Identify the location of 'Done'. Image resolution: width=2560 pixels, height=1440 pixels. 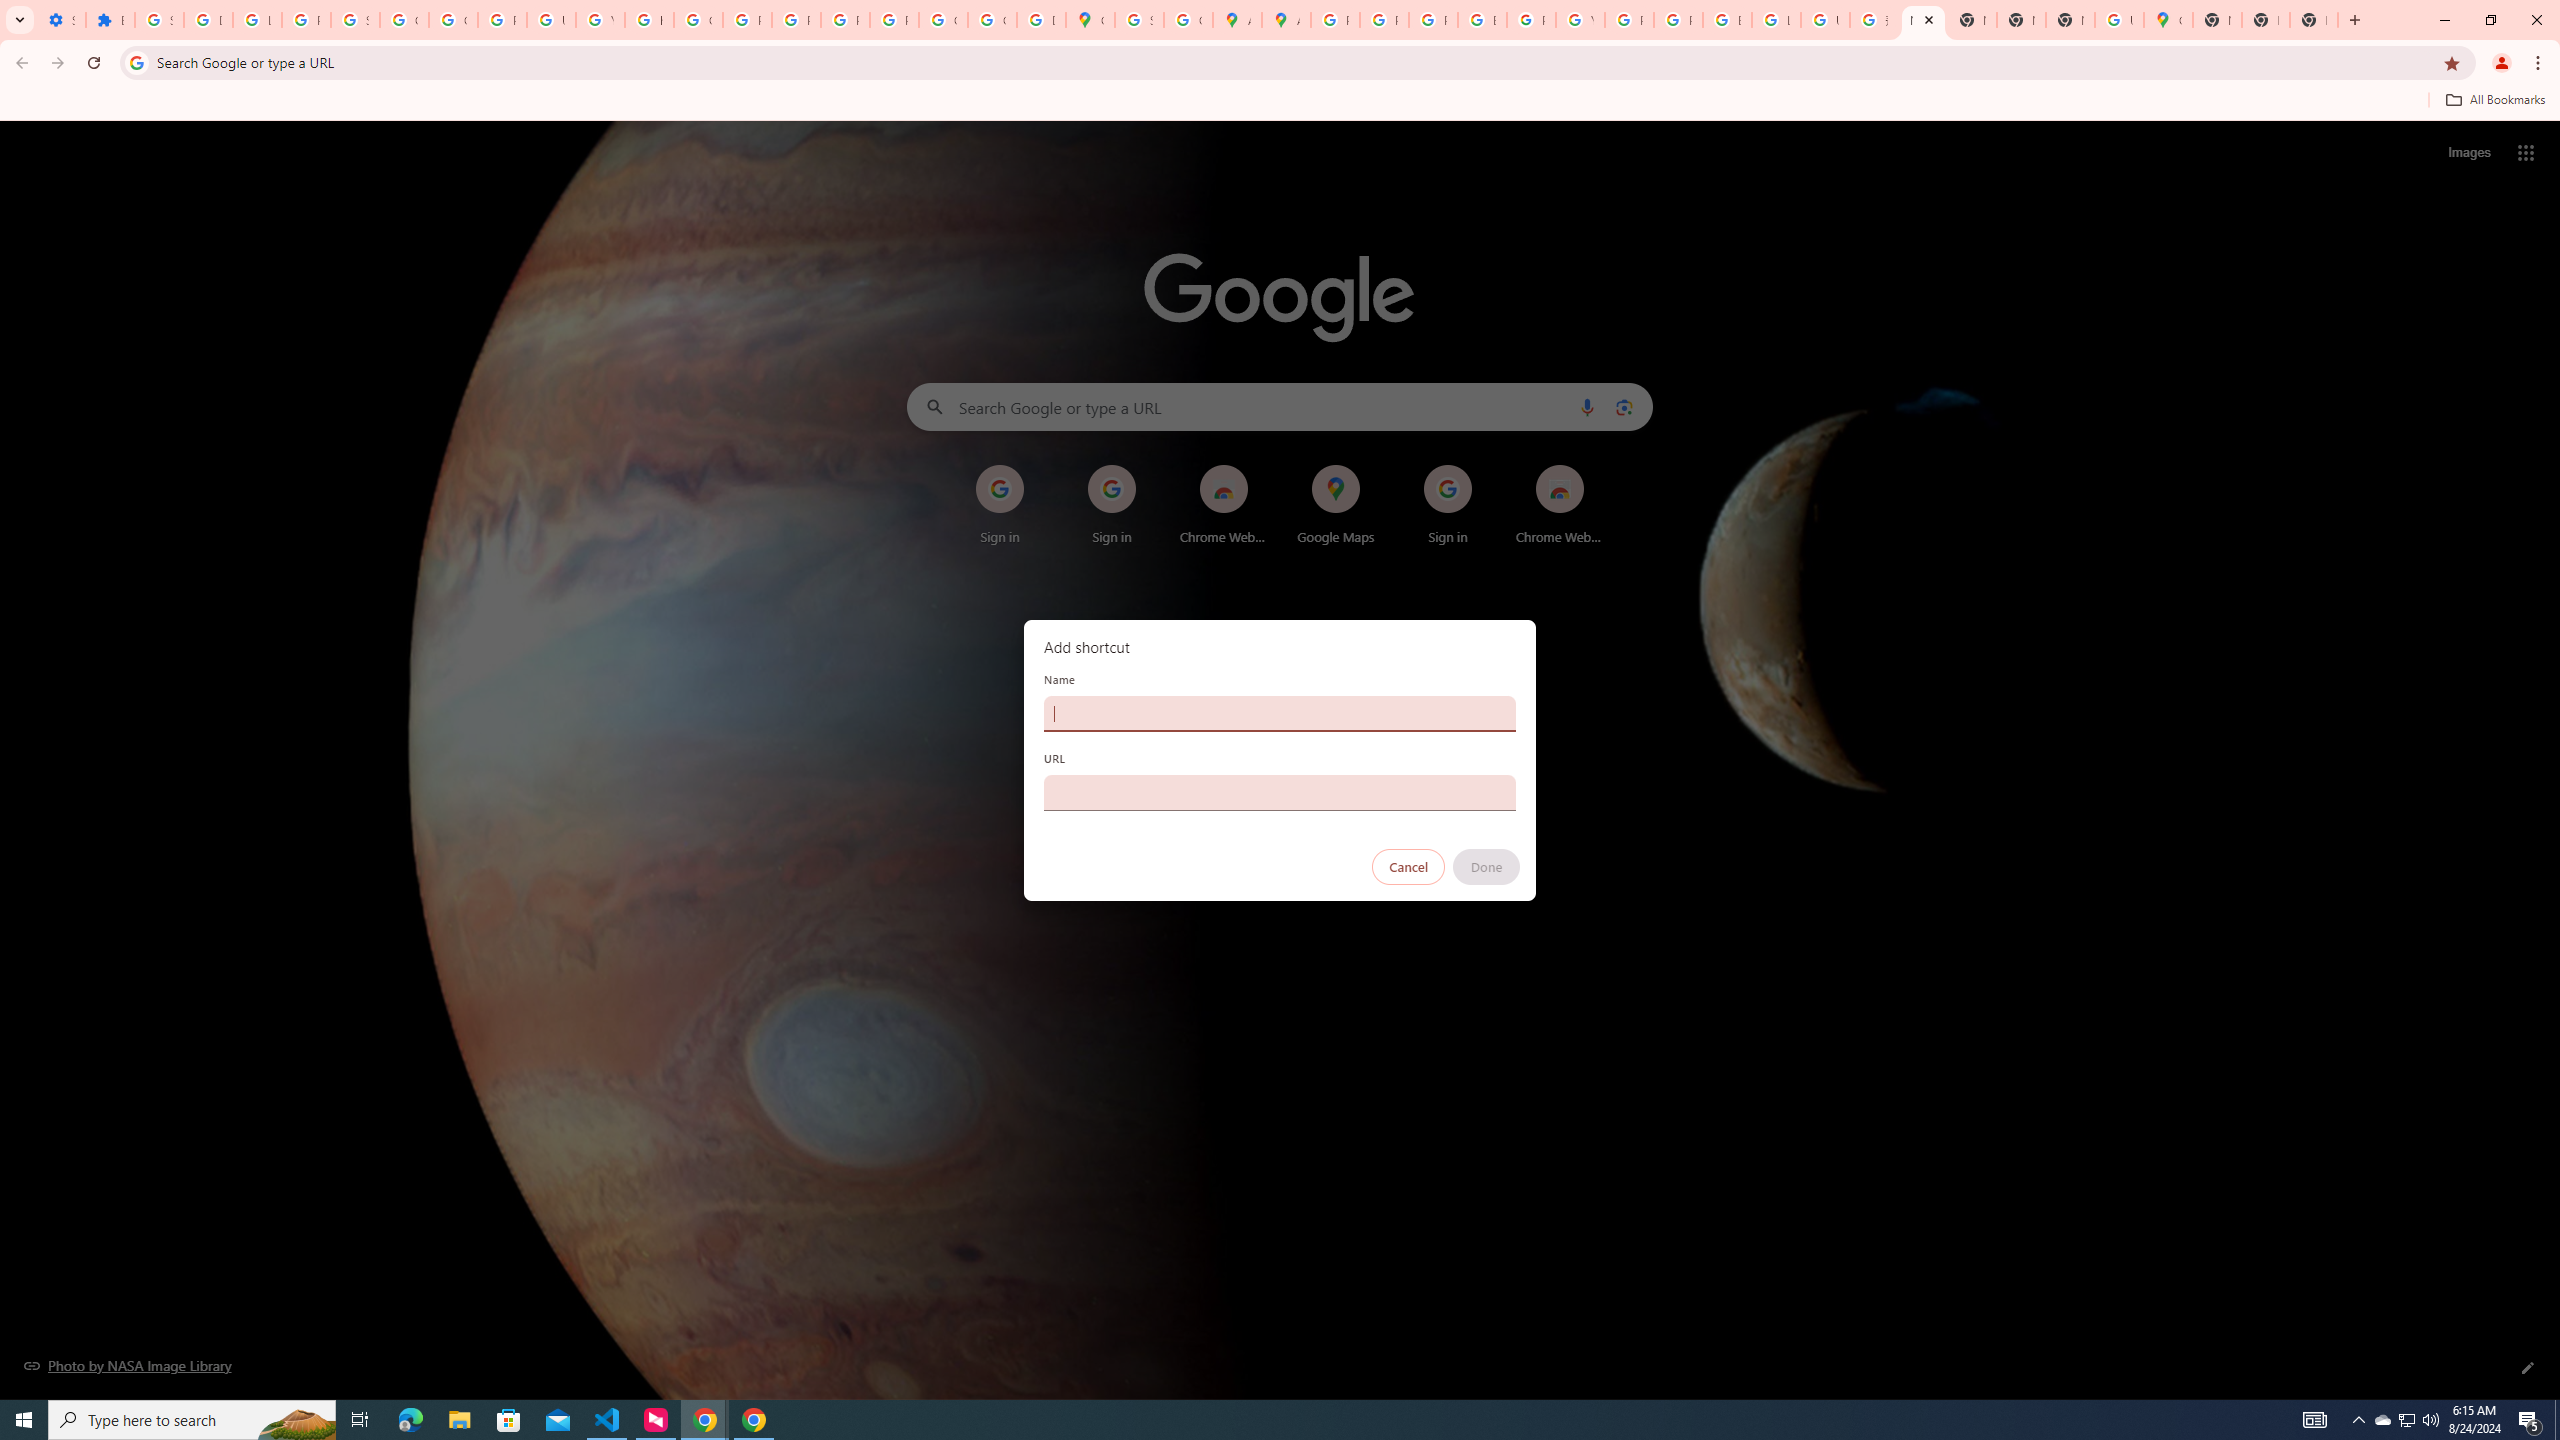
(1487, 866).